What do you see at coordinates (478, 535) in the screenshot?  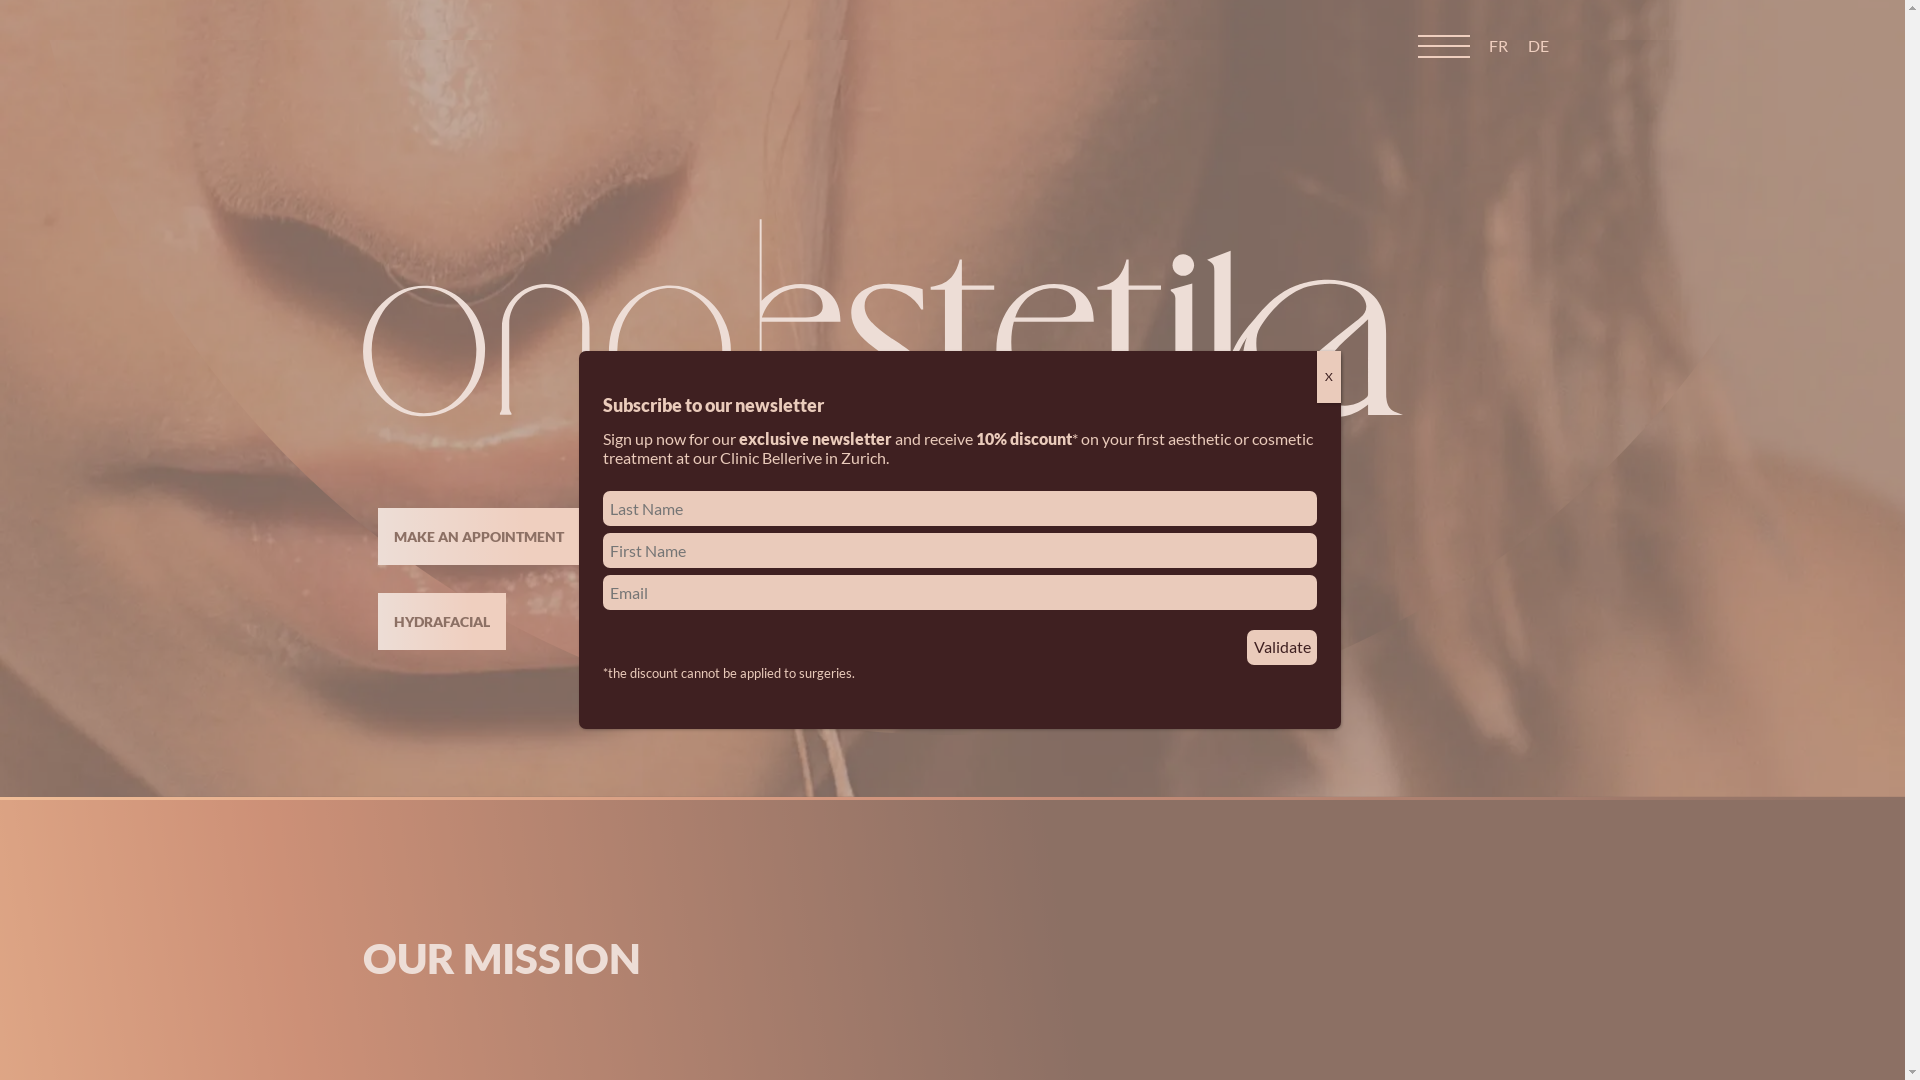 I see `'MAKE AN APPOINTMENT'` at bounding box center [478, 535].